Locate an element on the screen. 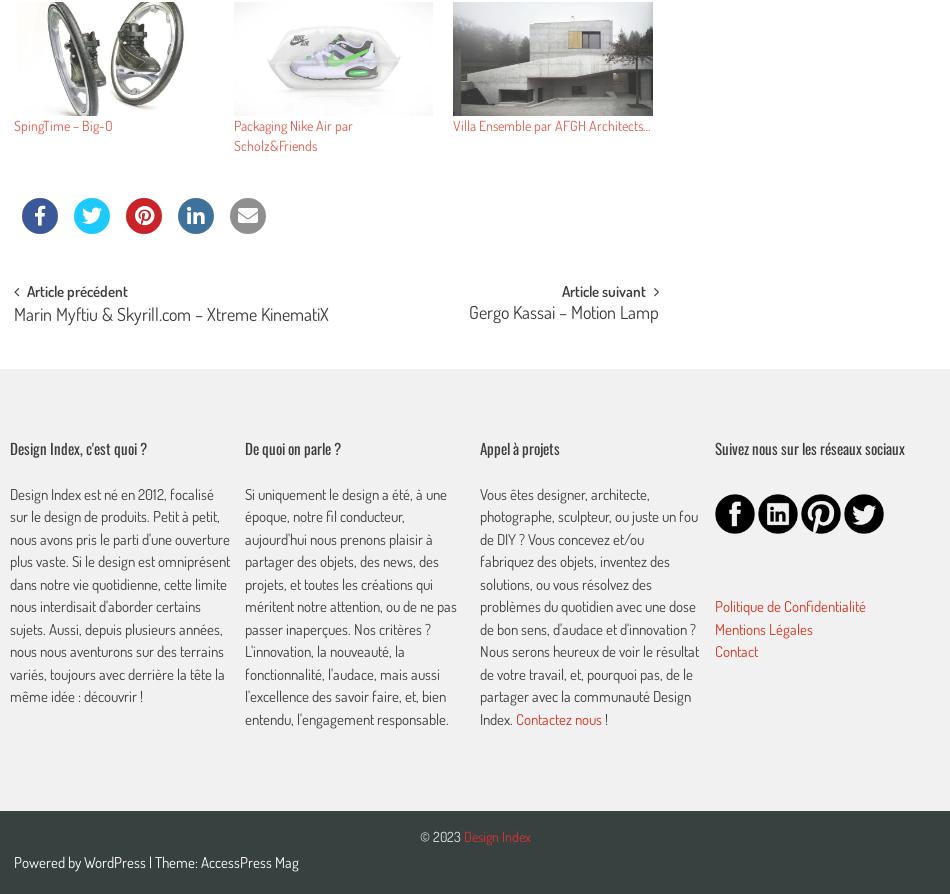 Image resolution: width=950 pixels, height=894 pixels. 'Vous êtes designer, architecte, photographe, sculpteur, ou juste un fou de DIY ? Vous concevez et/ou fabriquez des objets, inventez des solutions, ou vous résolvez des problèmes du quotidien avec une dose de bon sens, d'audace et d'innovation ? Nous serons heureux de voir le résultat de votre travail, et, pourquoi pas, de le partager avec la communauté Design Index.' is located at coordinates (478, 606).